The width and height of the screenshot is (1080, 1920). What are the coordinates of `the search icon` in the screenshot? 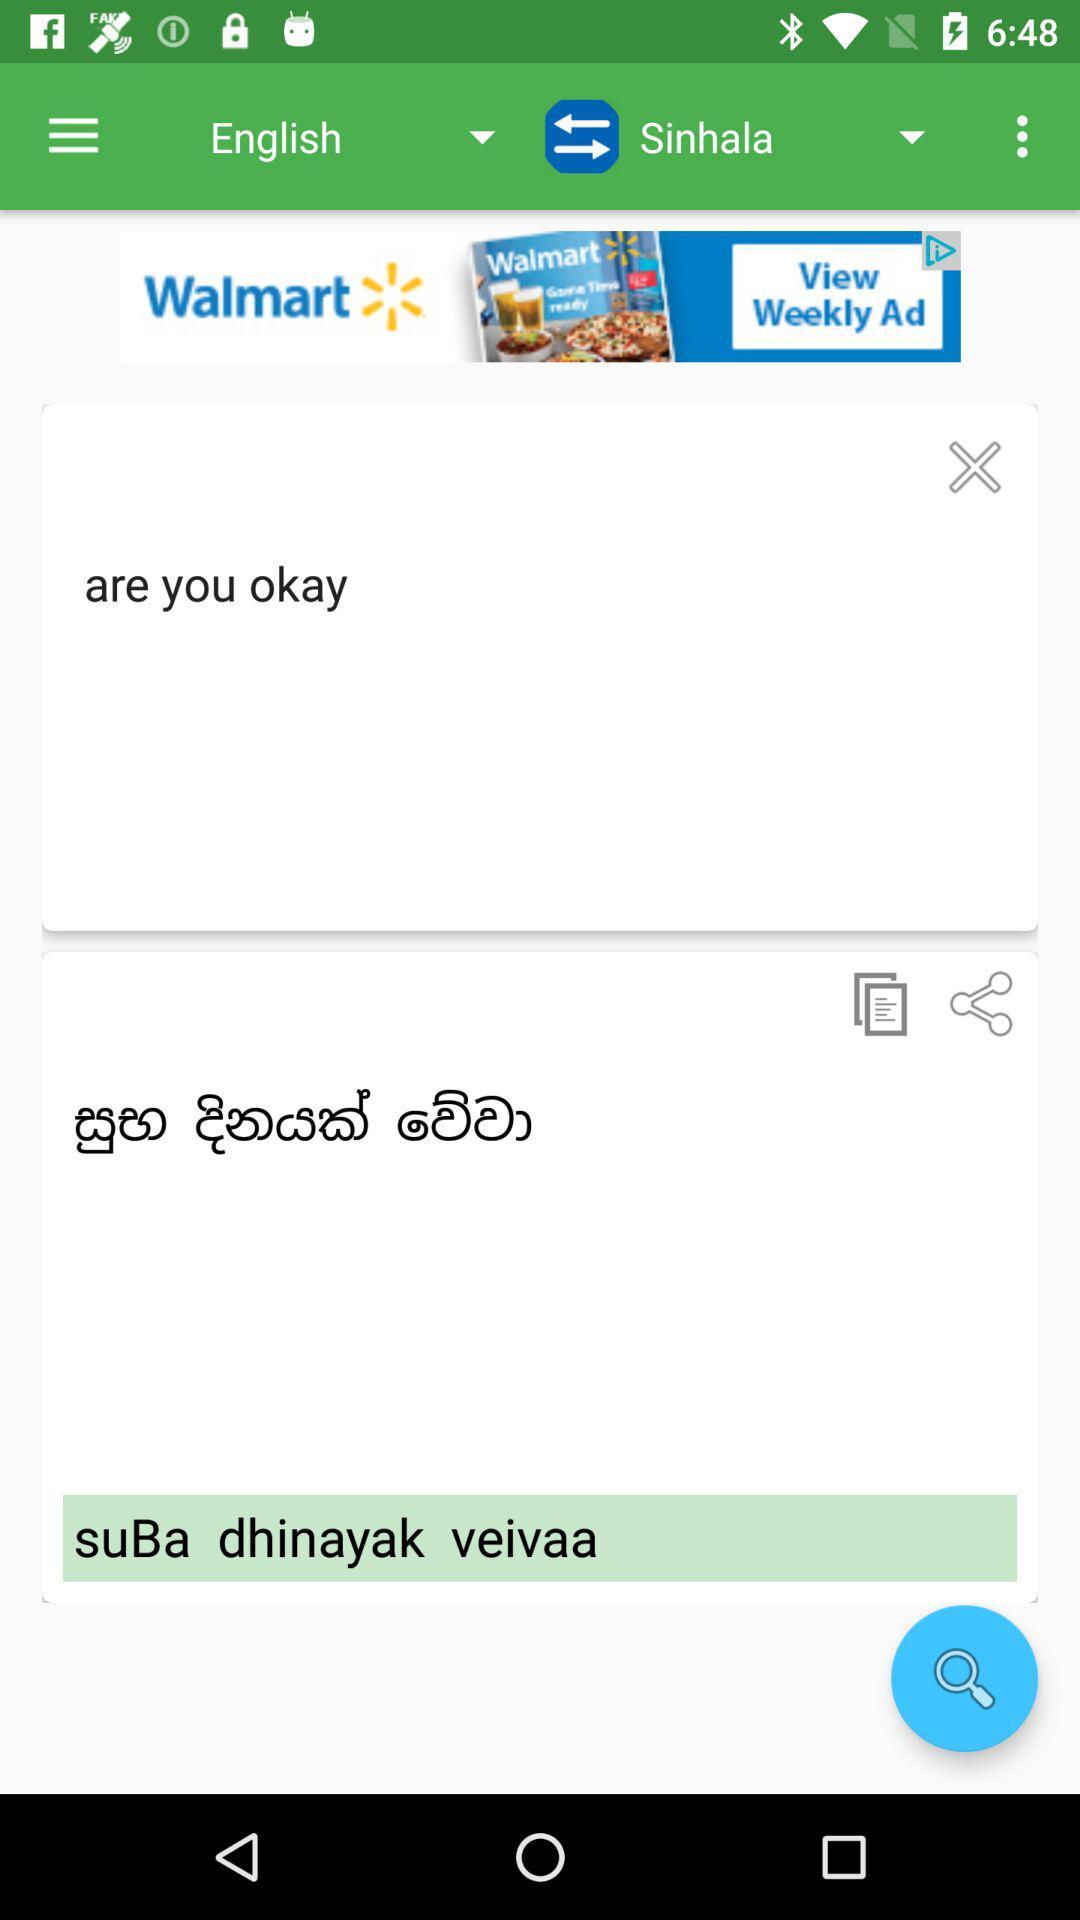 It's located at (963, 1678).